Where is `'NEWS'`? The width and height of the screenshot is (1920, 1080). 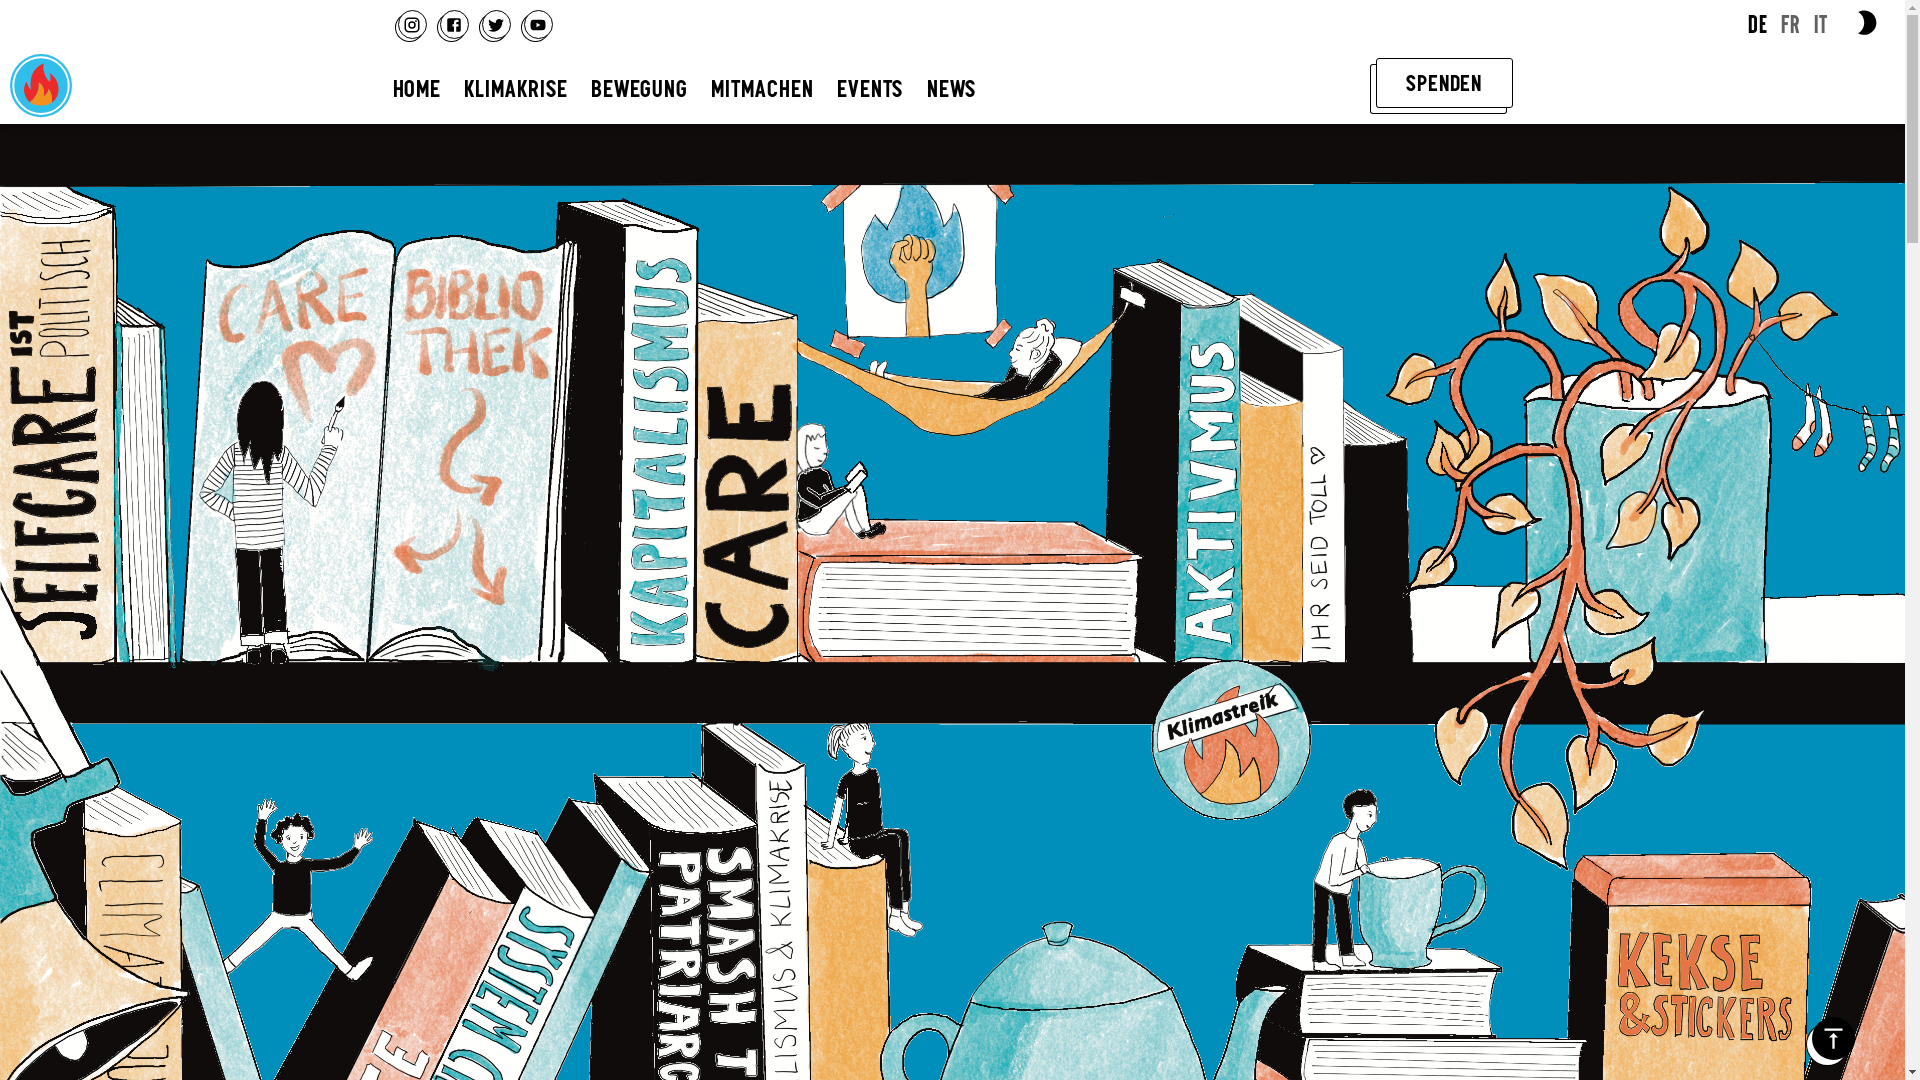 'NEWS' is located at coordinates (950, 86).